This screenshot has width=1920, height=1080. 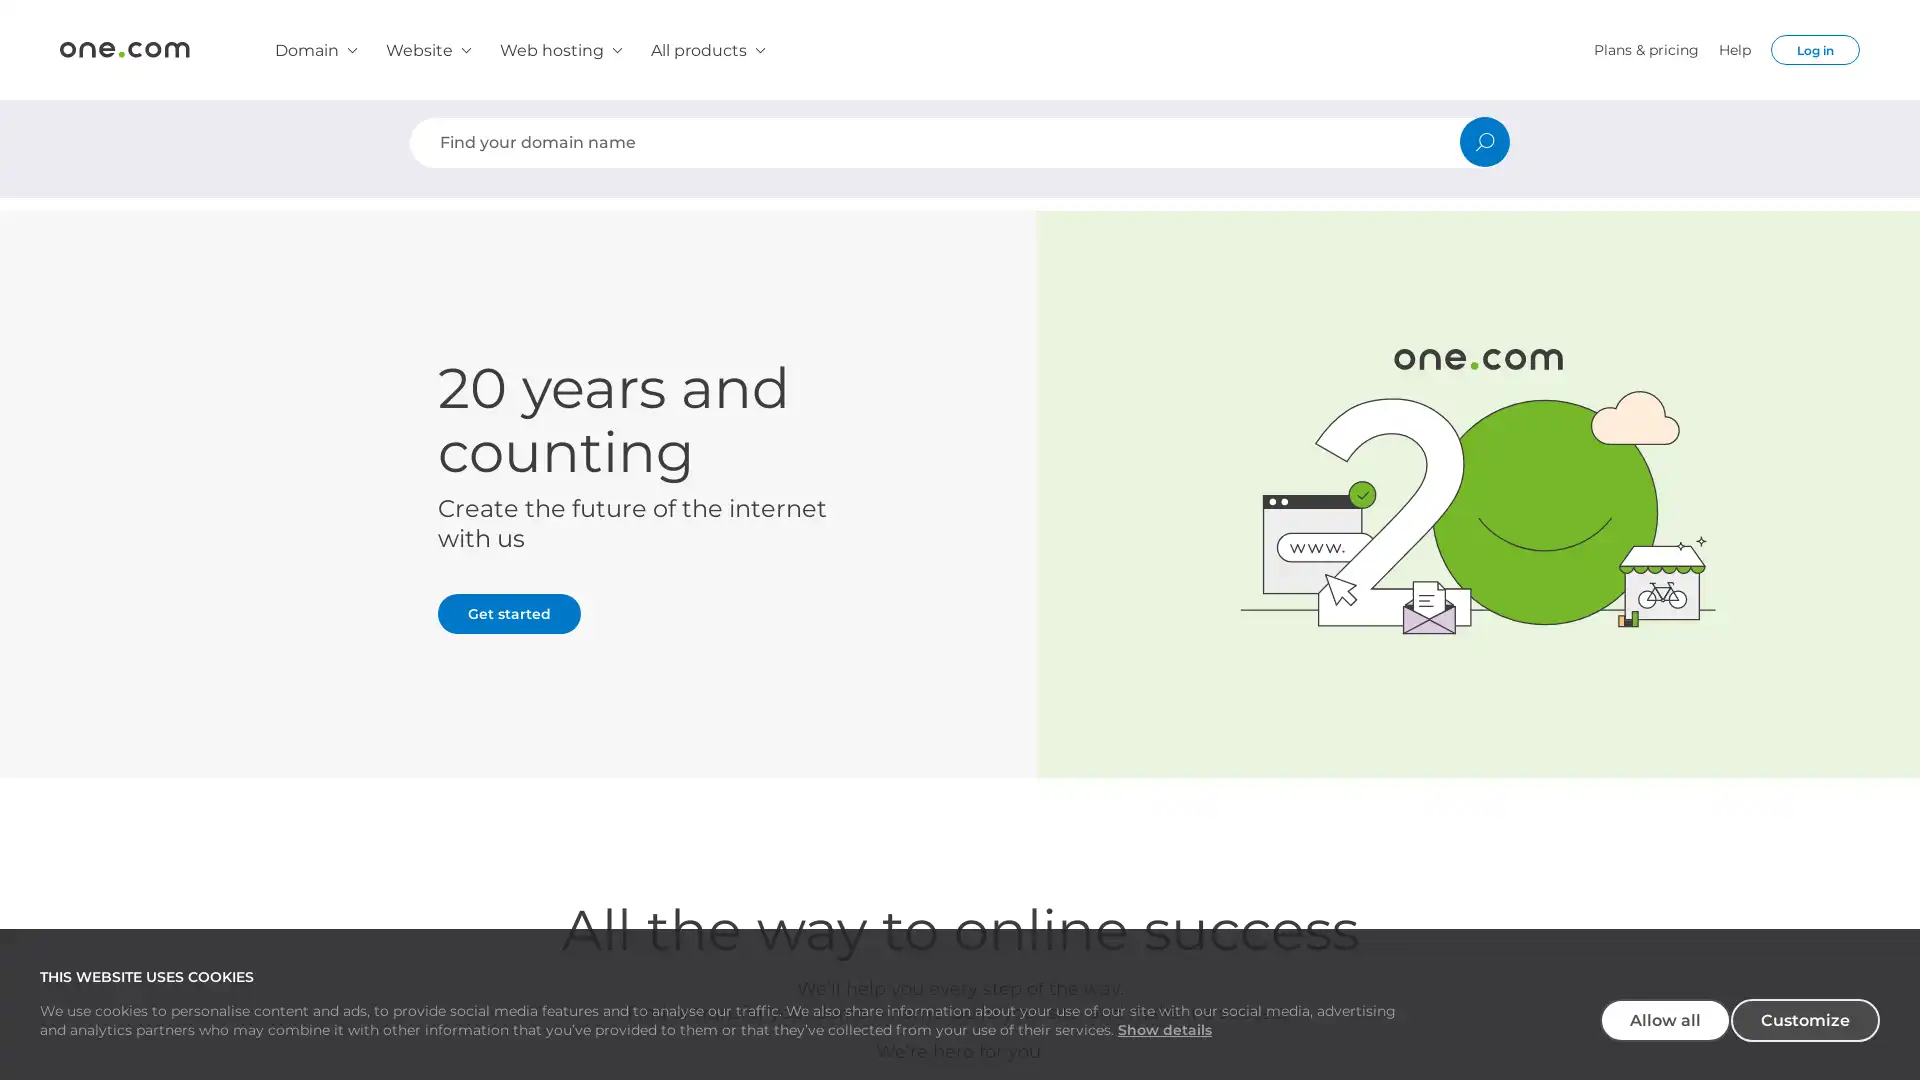 What do you see at coordinates (509, 612) in the screenshot?
I see `Get started` at bounding box center [509, 612].